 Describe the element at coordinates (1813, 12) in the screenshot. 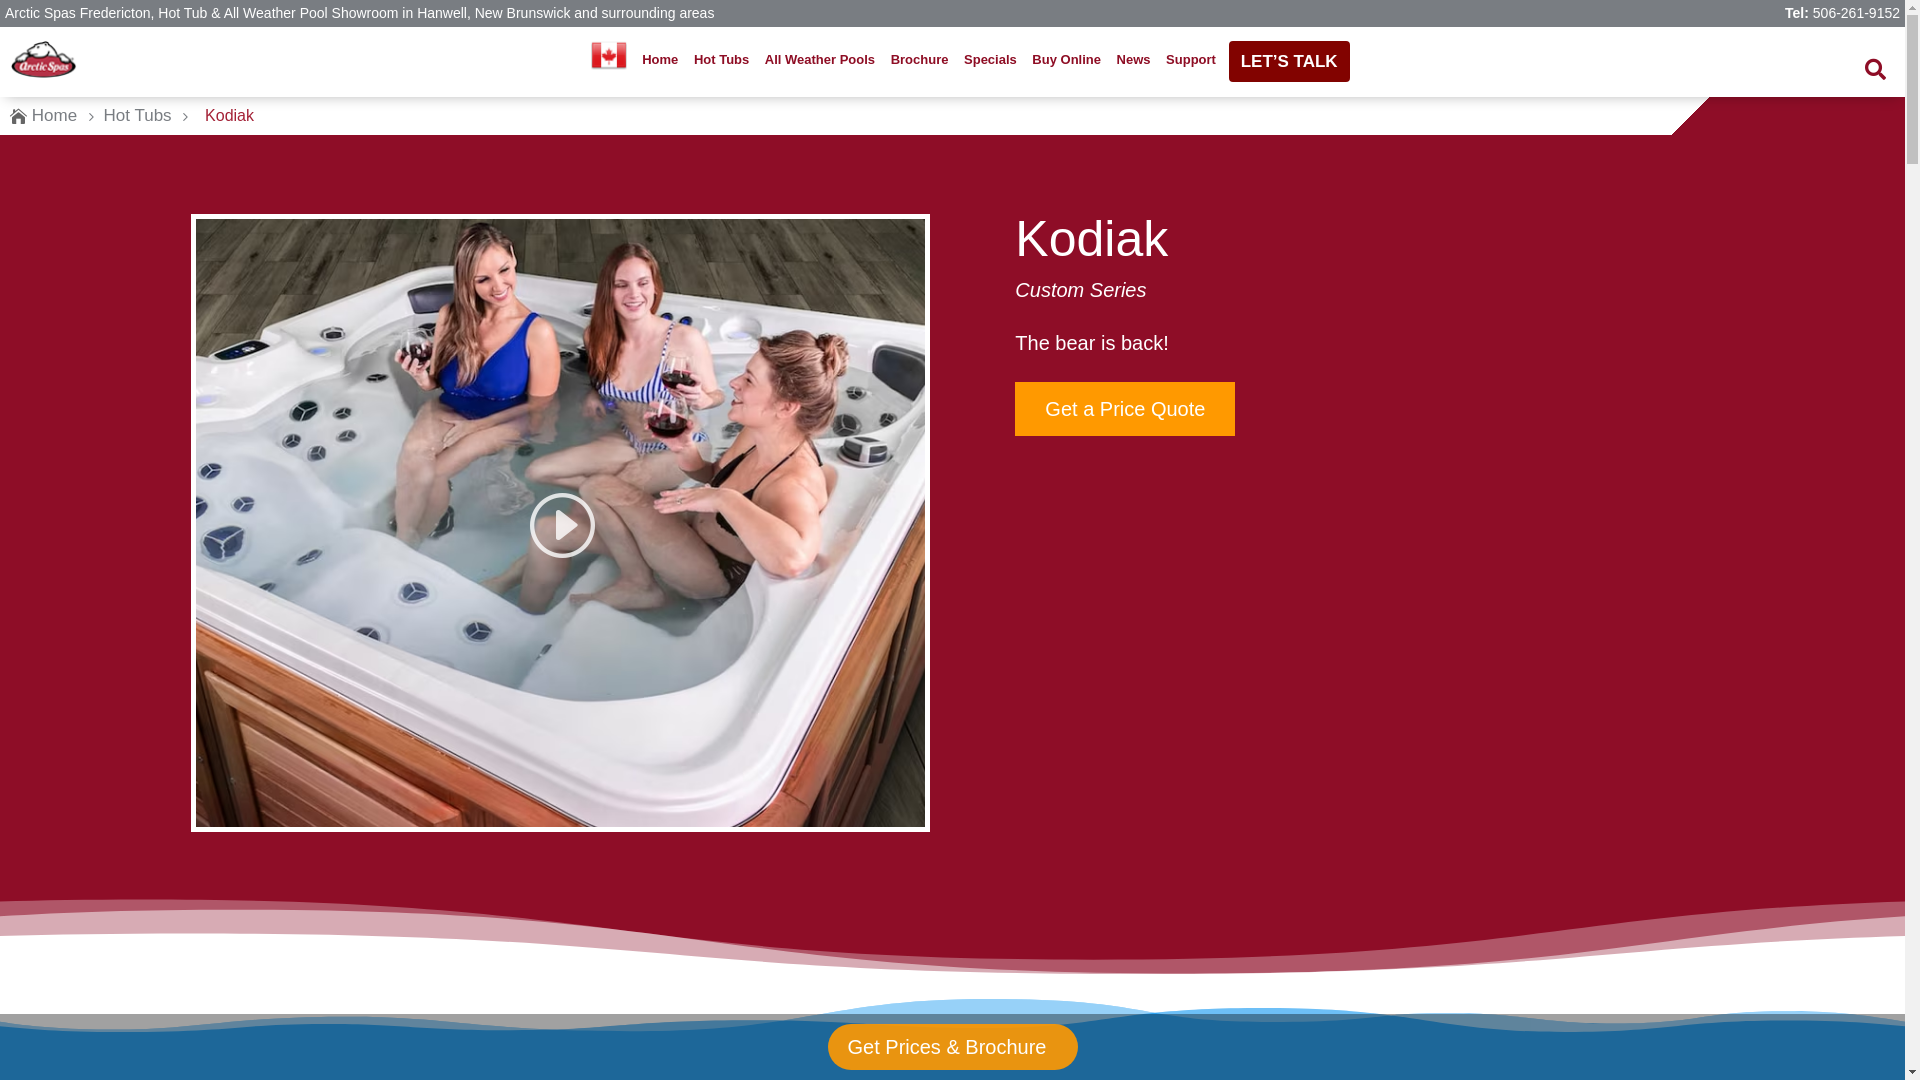

I see `'506-261-9152'` at that location.